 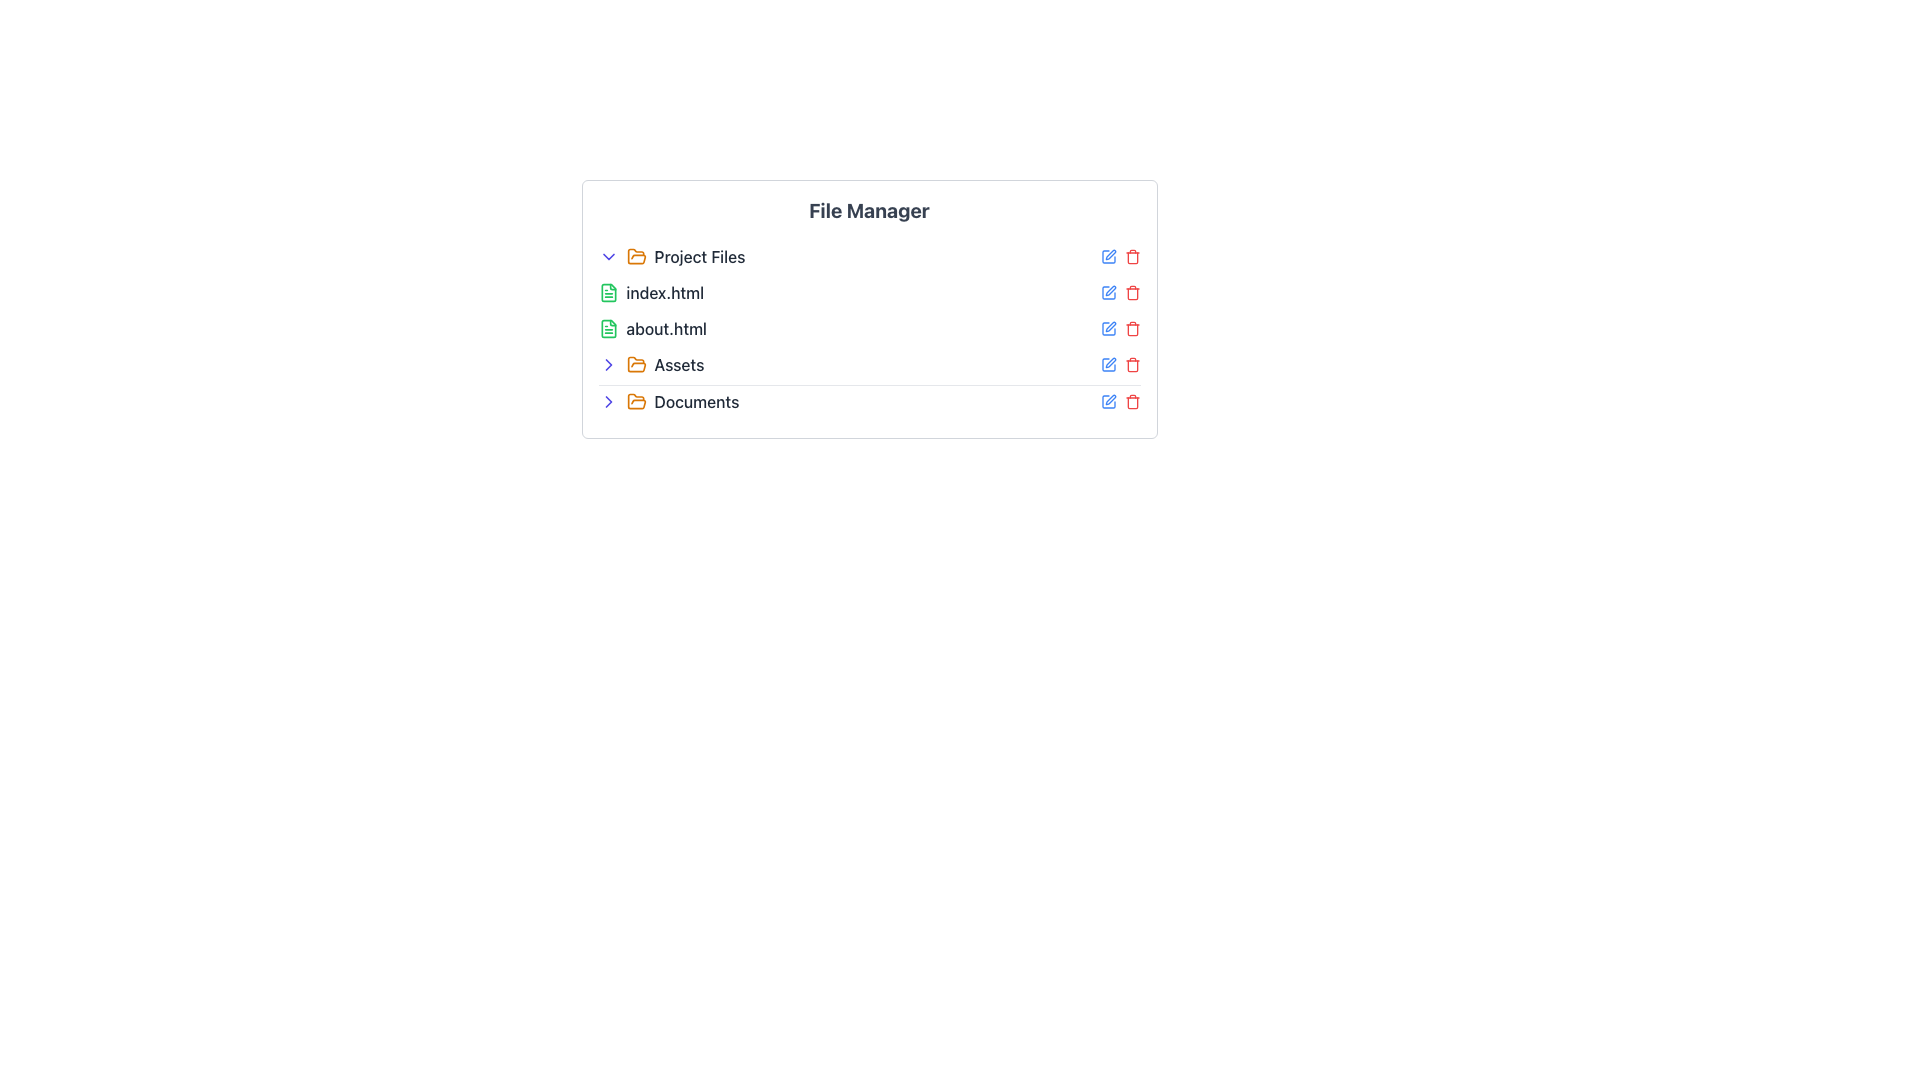 What do you see at coordinates (607, 401) in the screenshot?
I see `the Chevron icon next to the 'Documents' list item` at bounding box center [607, 401].